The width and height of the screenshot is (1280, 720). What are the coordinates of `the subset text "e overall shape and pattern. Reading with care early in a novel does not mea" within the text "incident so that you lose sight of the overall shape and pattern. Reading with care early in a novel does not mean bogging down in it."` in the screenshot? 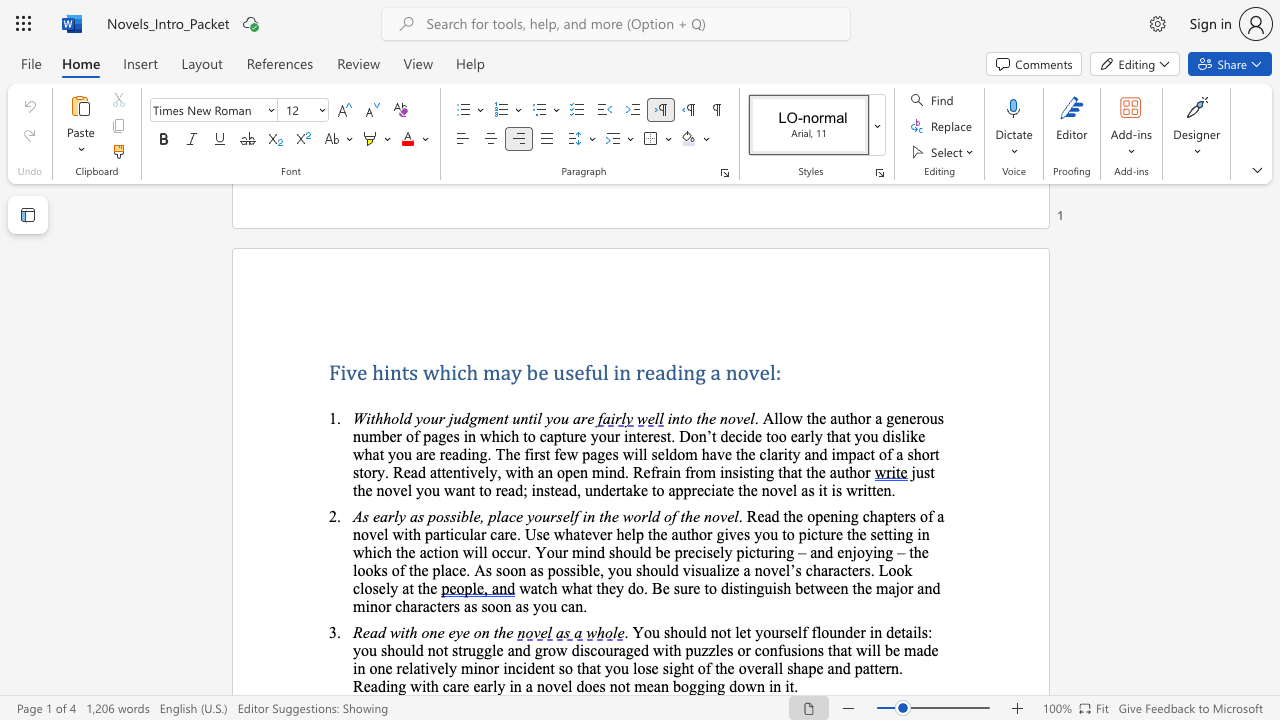 It's located at (726, 668).